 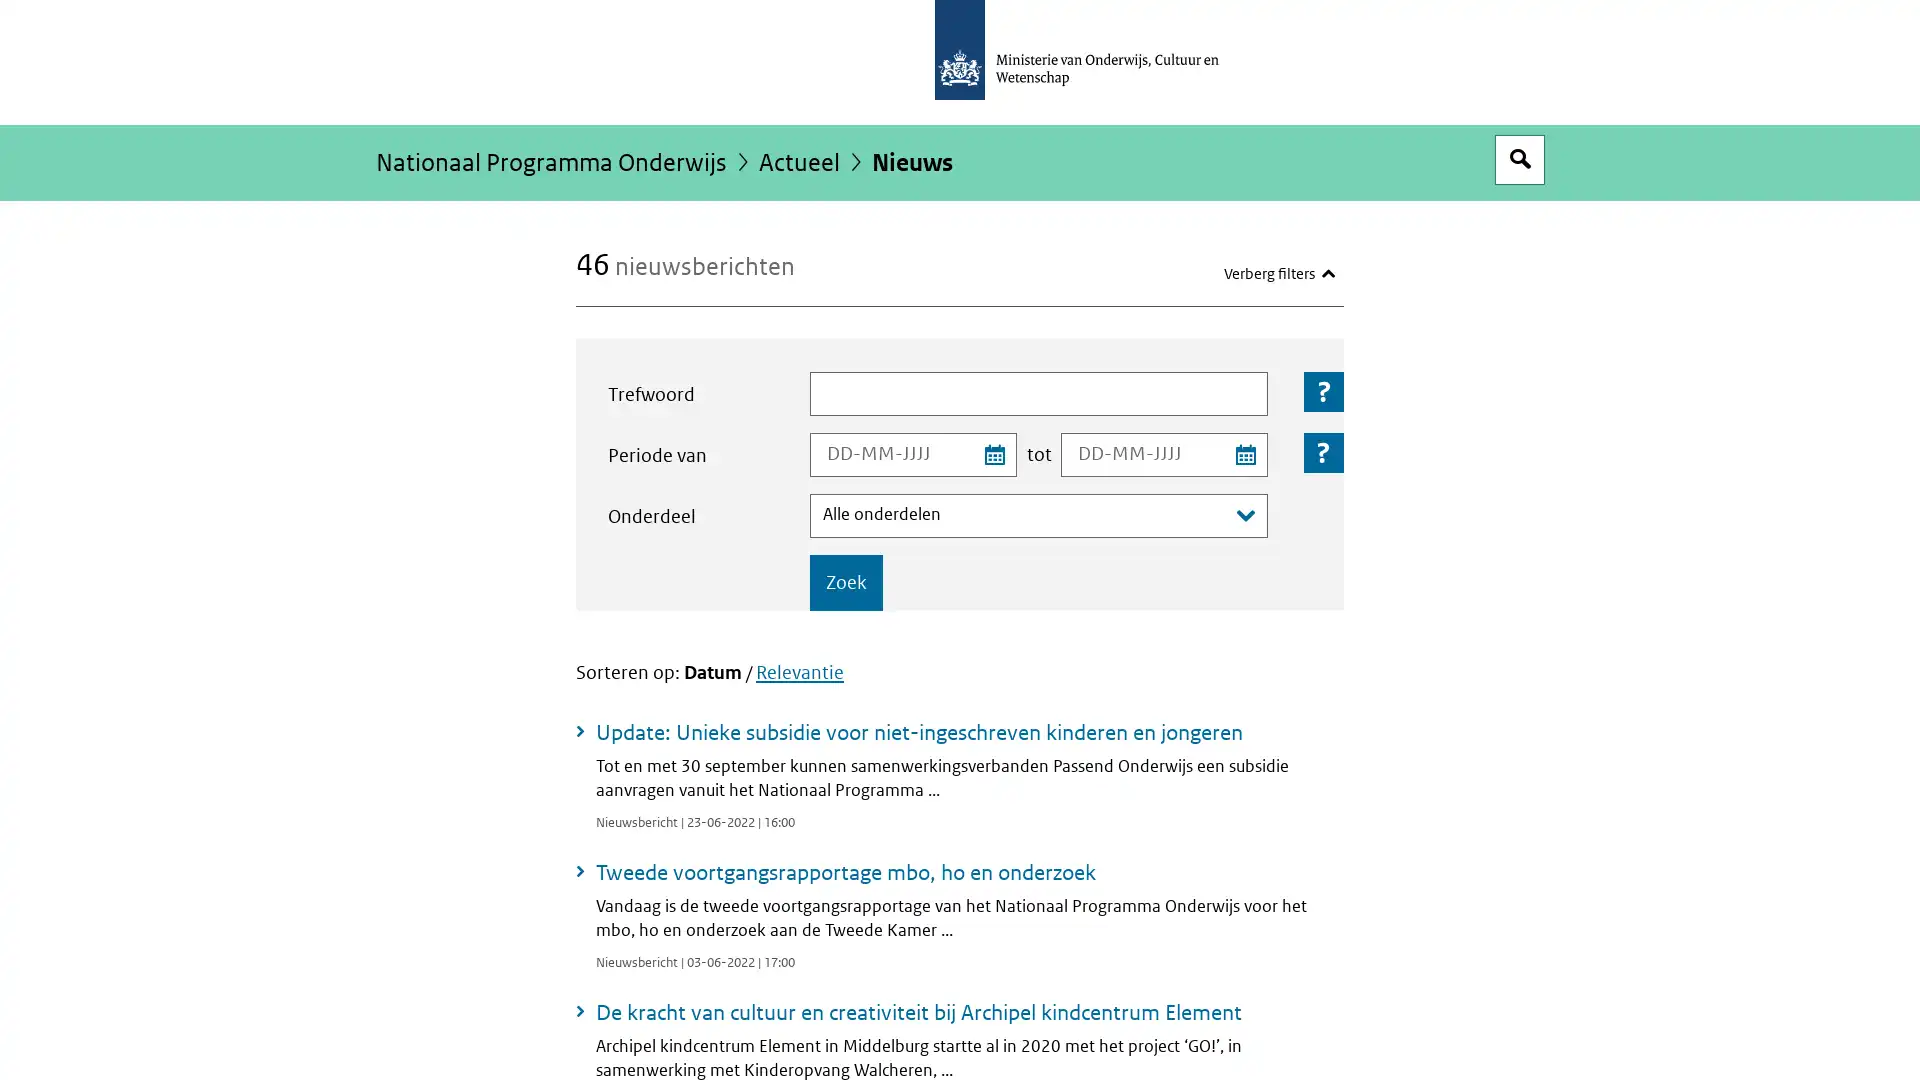 What do you see at coordinates (1280, 273) in the screenshot?
I see `Verberg filters` at bounding box center [1280, 273].